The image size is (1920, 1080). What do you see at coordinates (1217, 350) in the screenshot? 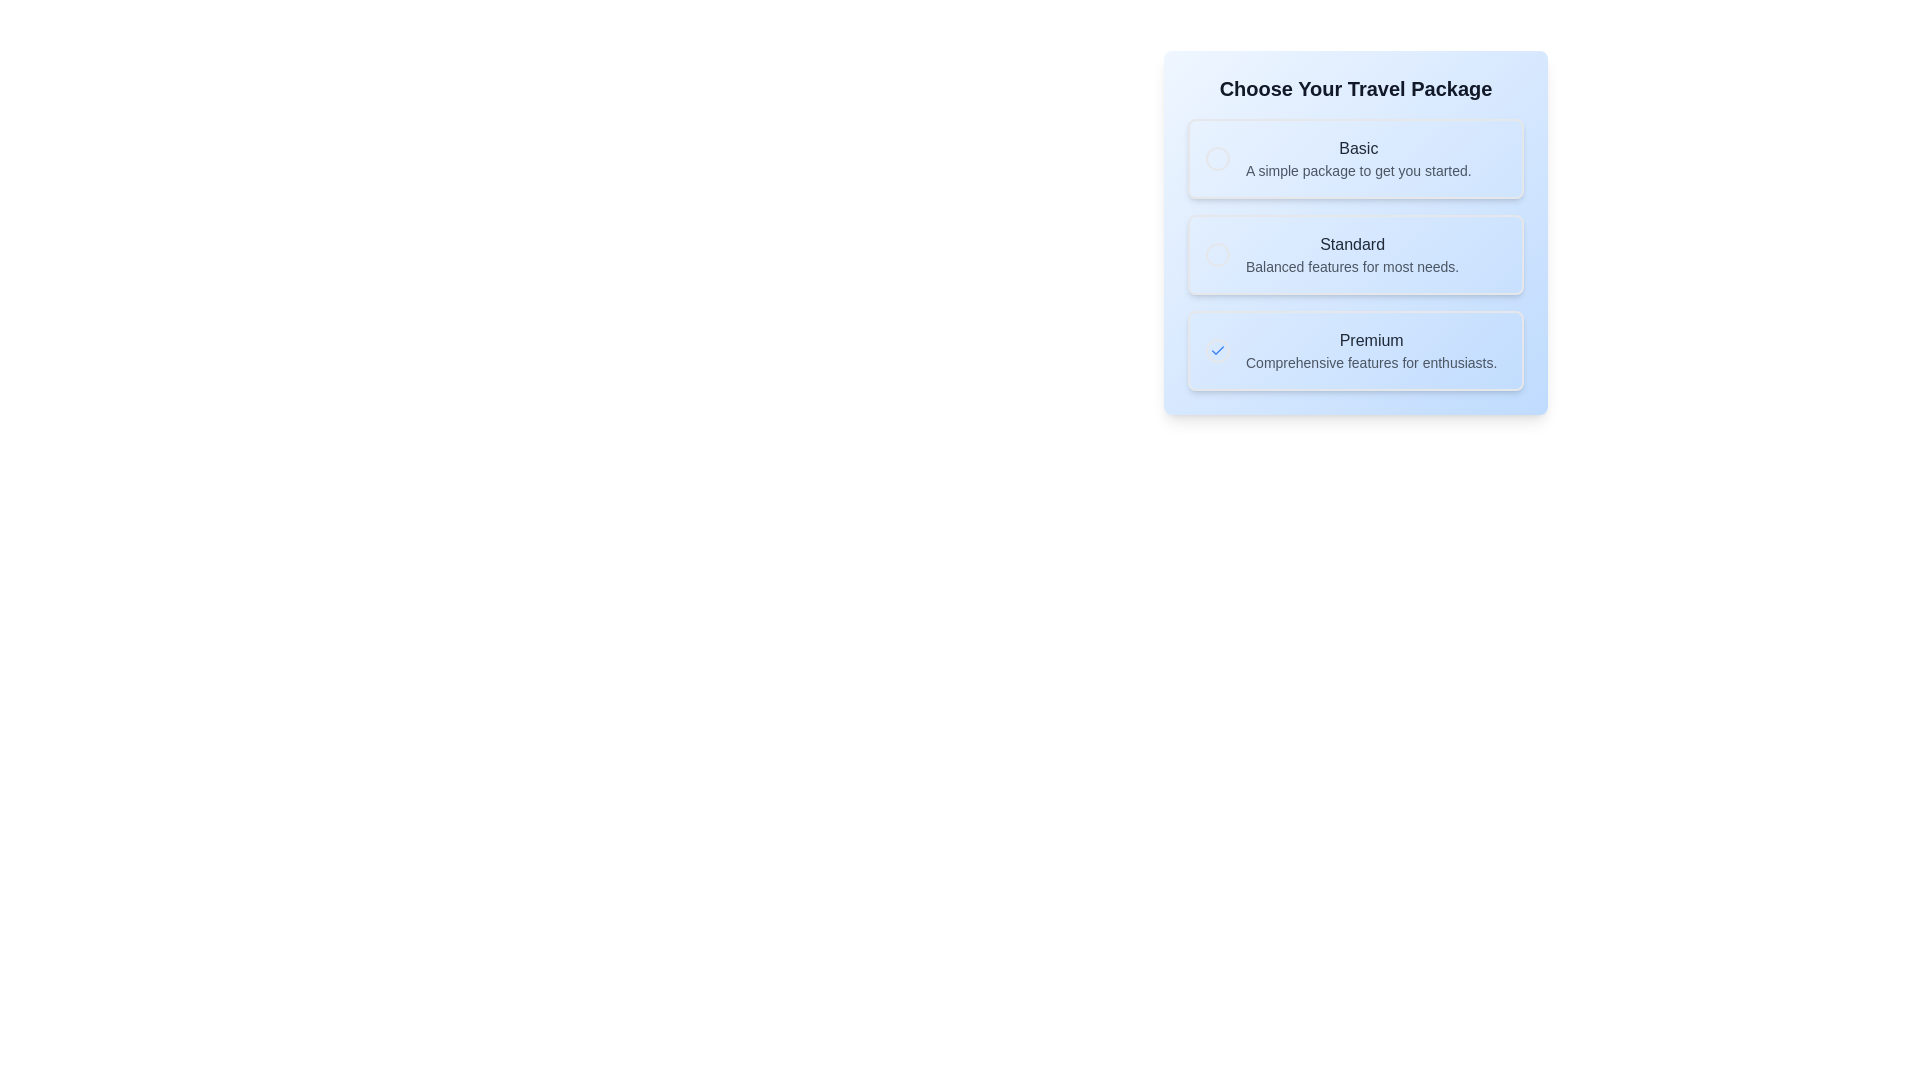
I see `the checkmark icon indicating the 'Premium' travel package option to interact with the selection process` at bounding box center [1217, 350].